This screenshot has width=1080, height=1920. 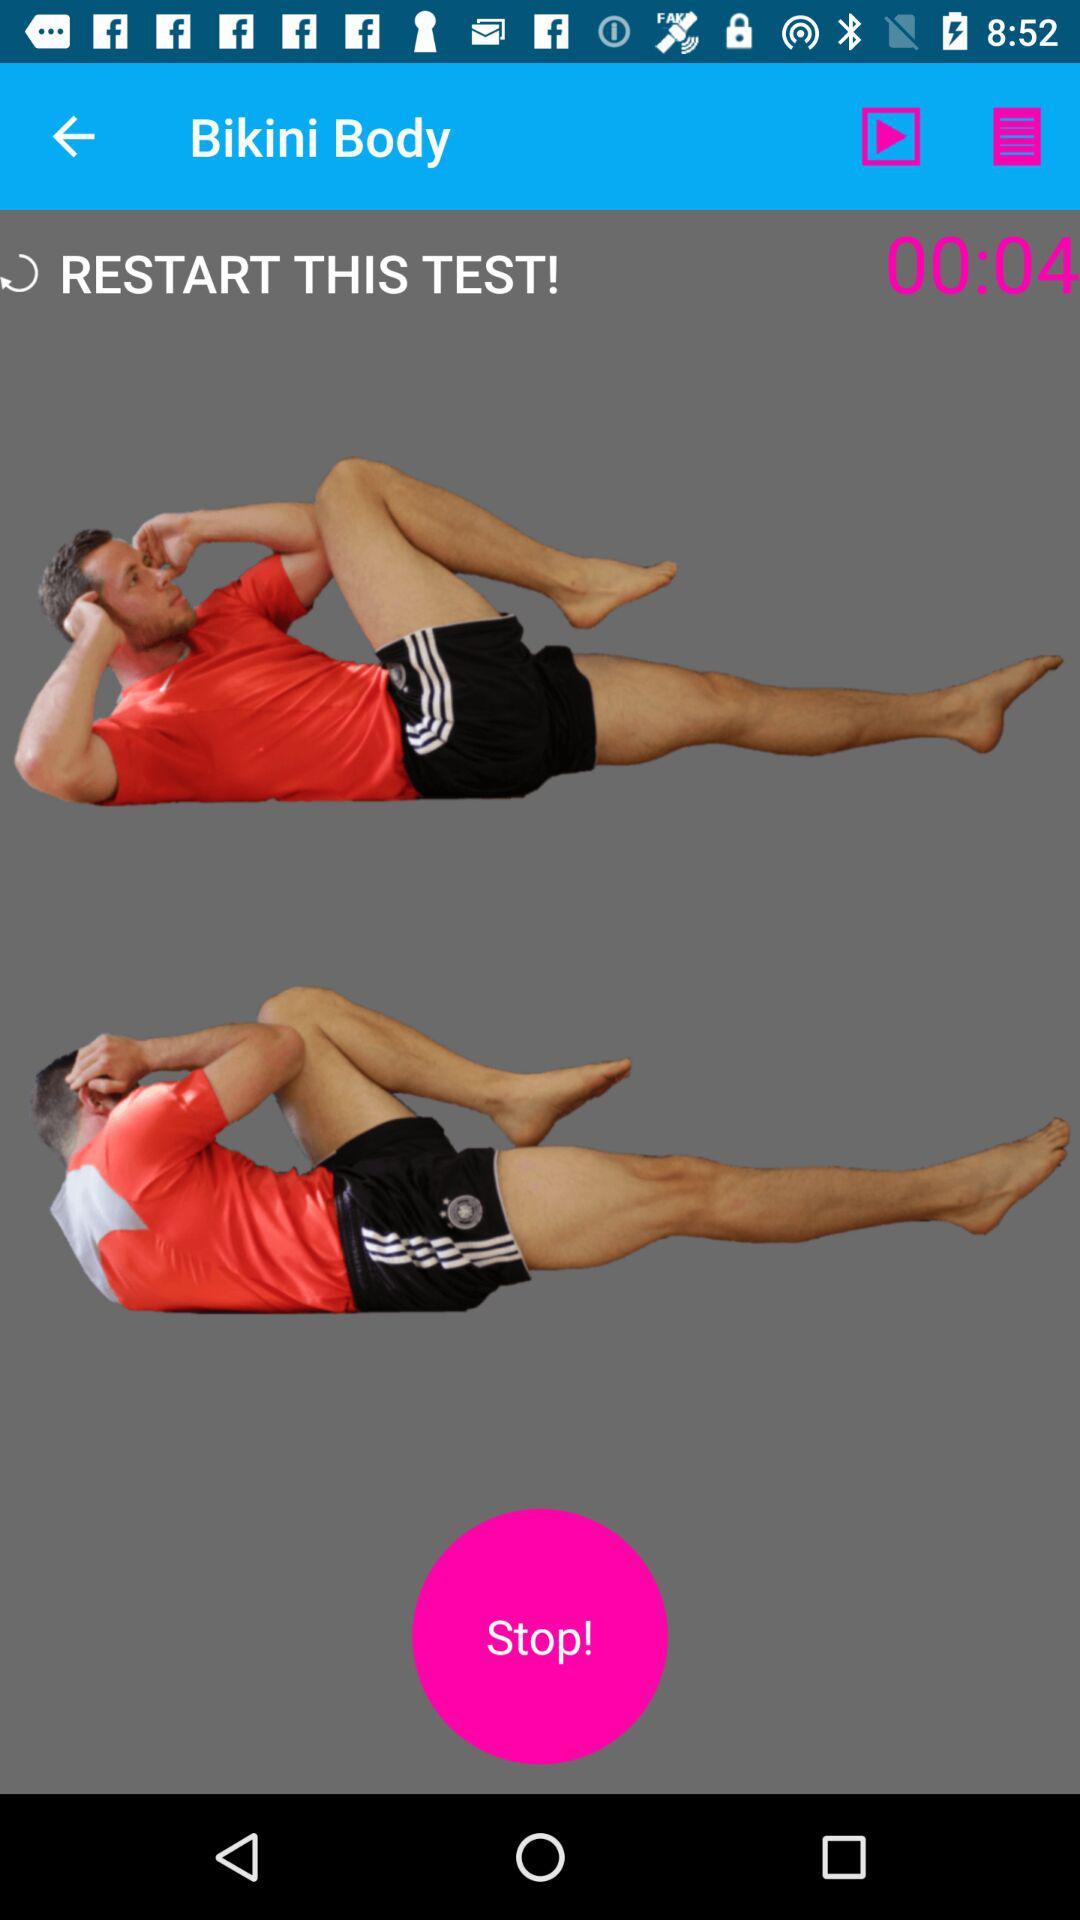 I want to click on the icon above the 00:05 item, so click(x=890, y=135).